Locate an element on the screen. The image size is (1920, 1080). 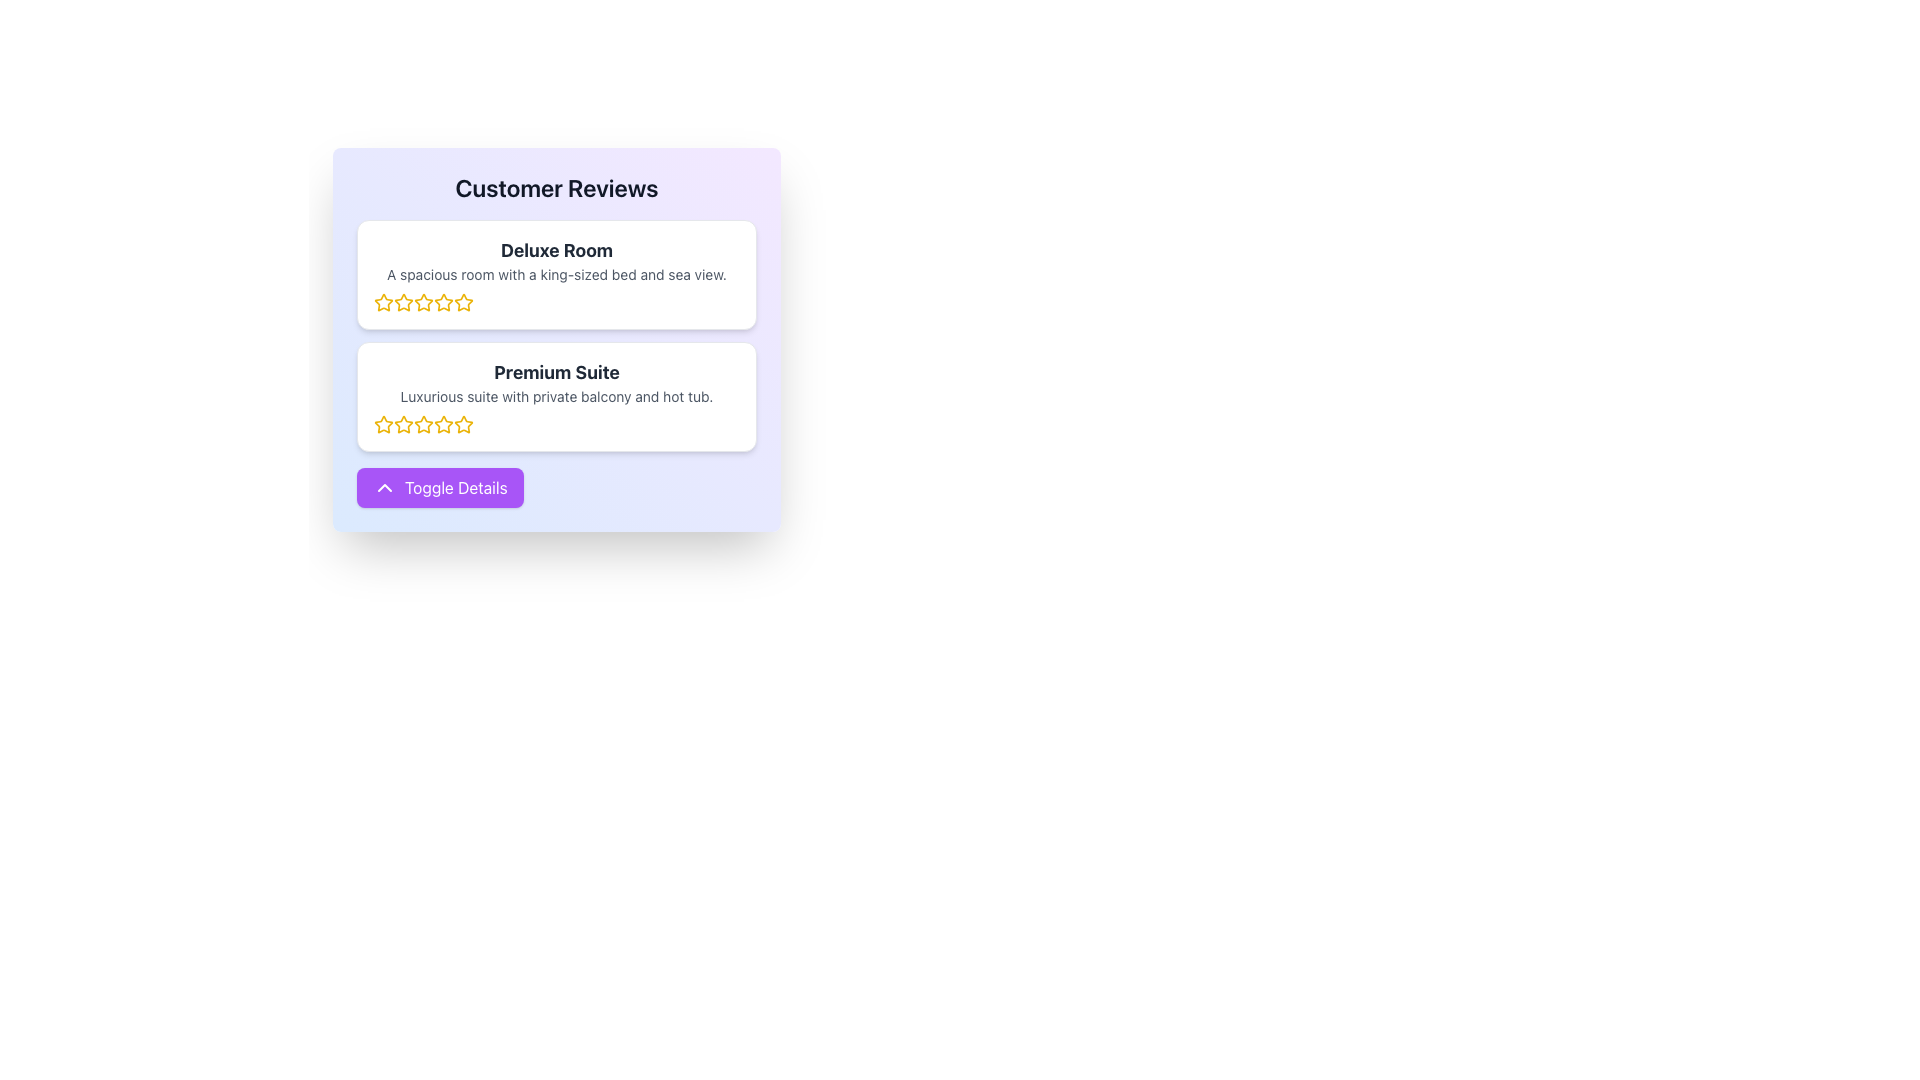
the first star icon representing the rating under the 'Deluxe Room' heading in the 'Customer Reviews' section is located at coordinates (384, 303).